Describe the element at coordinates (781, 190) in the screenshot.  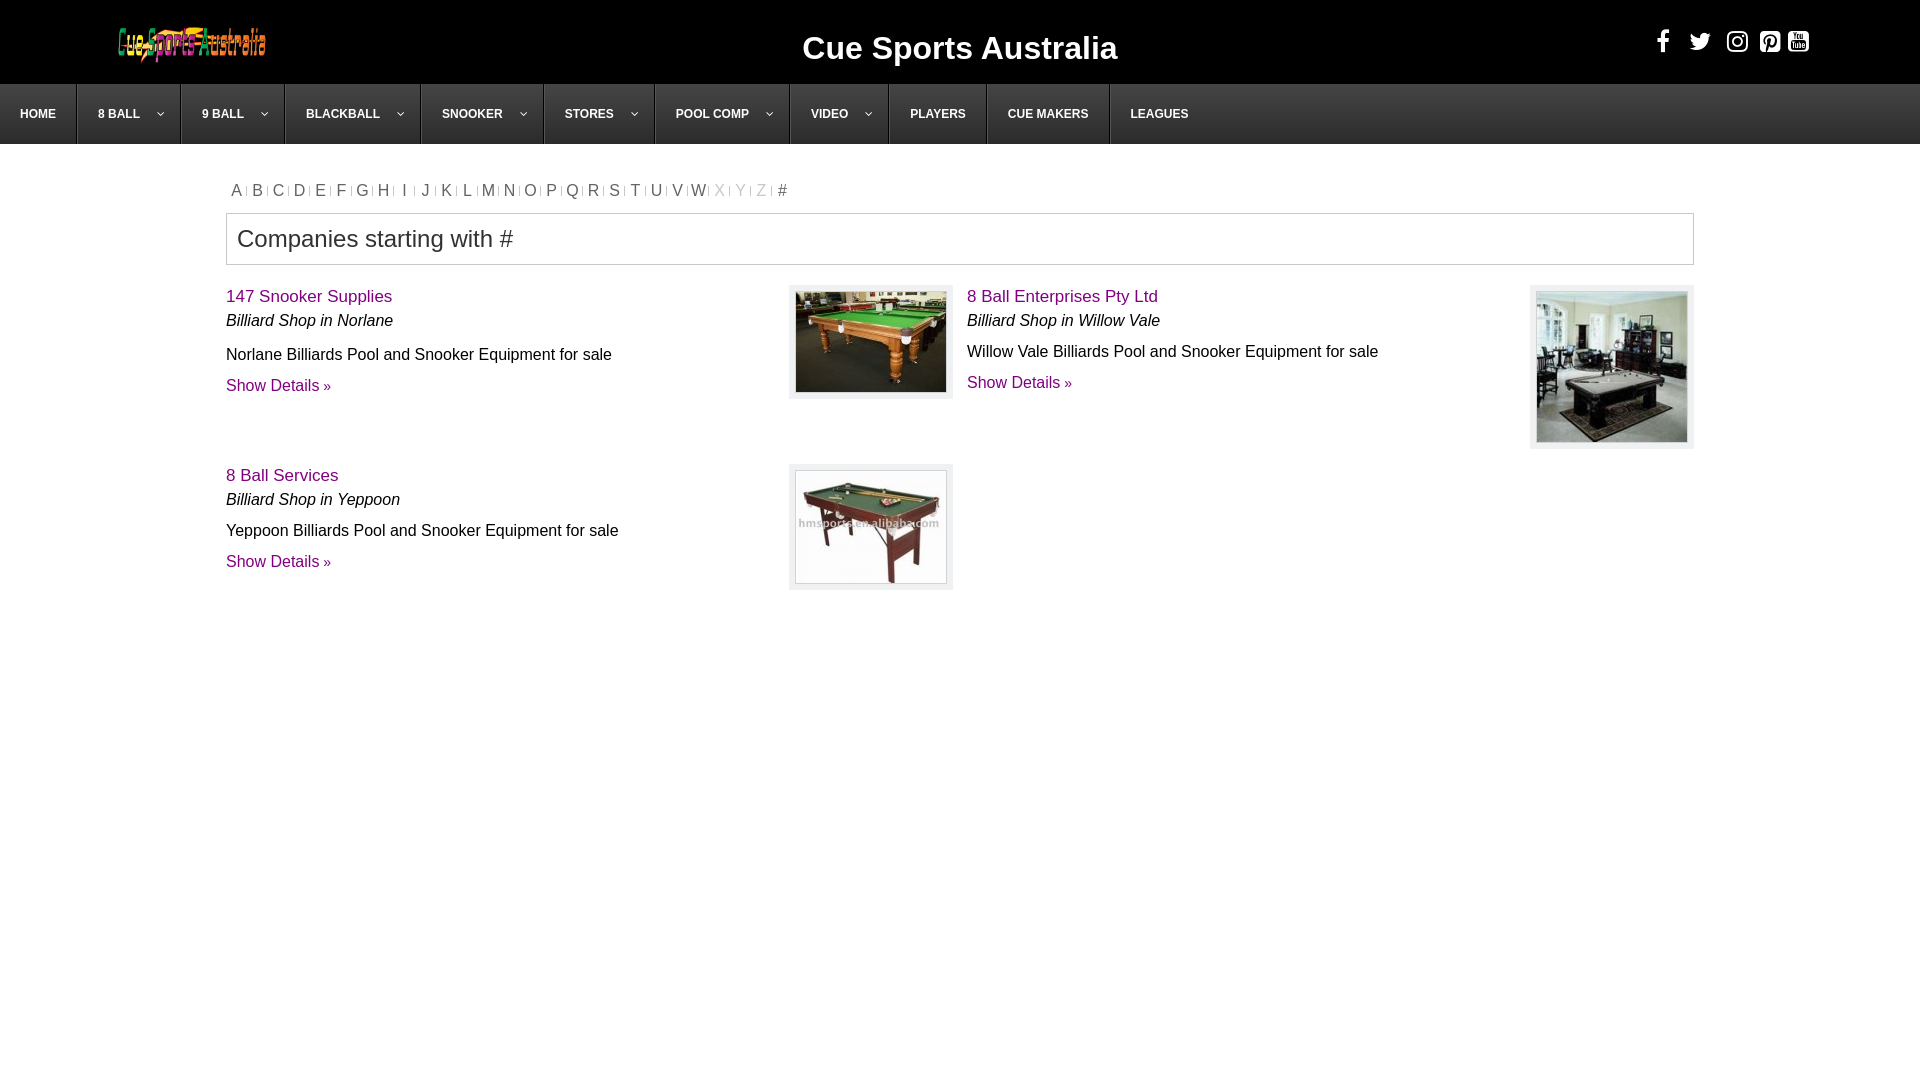
I see `'#'` at that location.